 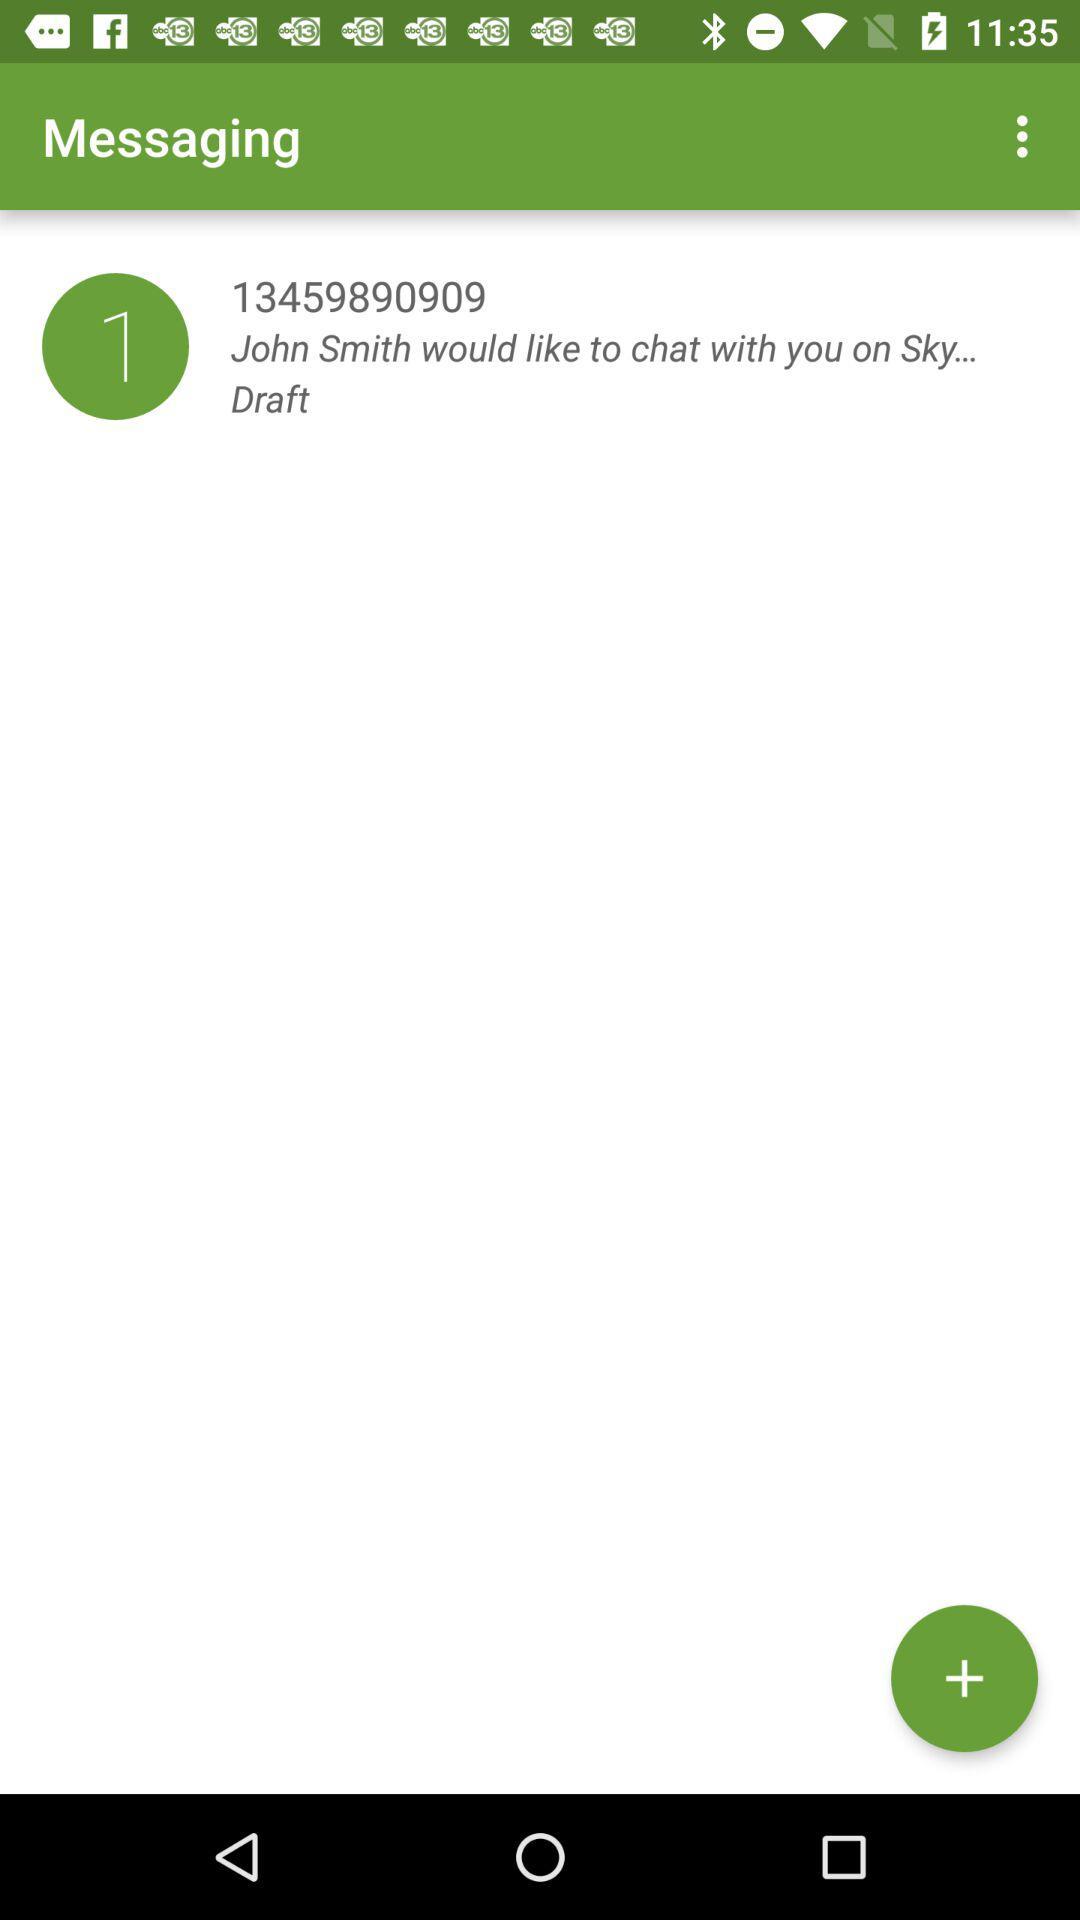 I want to click on the icon at the top right corner, so click(x=1027, y=135).